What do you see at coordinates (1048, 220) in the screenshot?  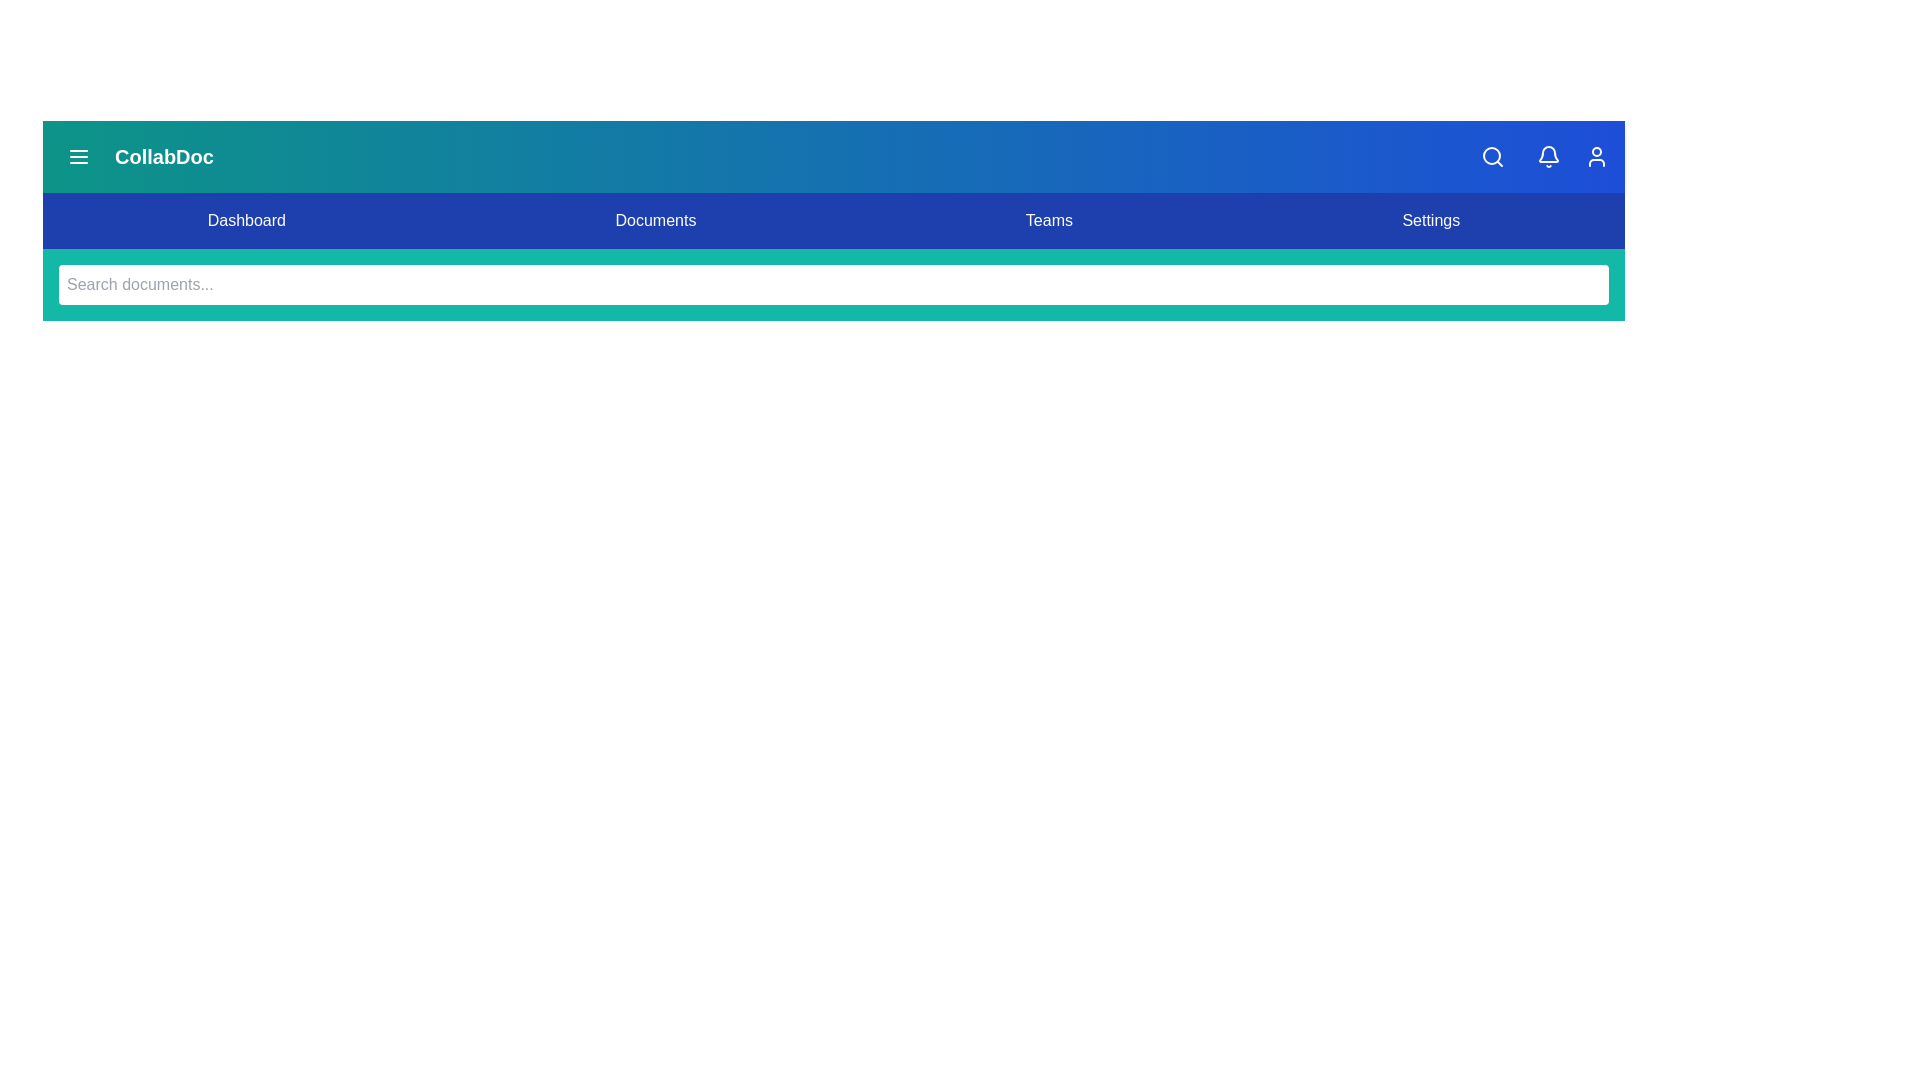 I see `the navigation item Teams from the menu` at bounding box center [1048, 220].